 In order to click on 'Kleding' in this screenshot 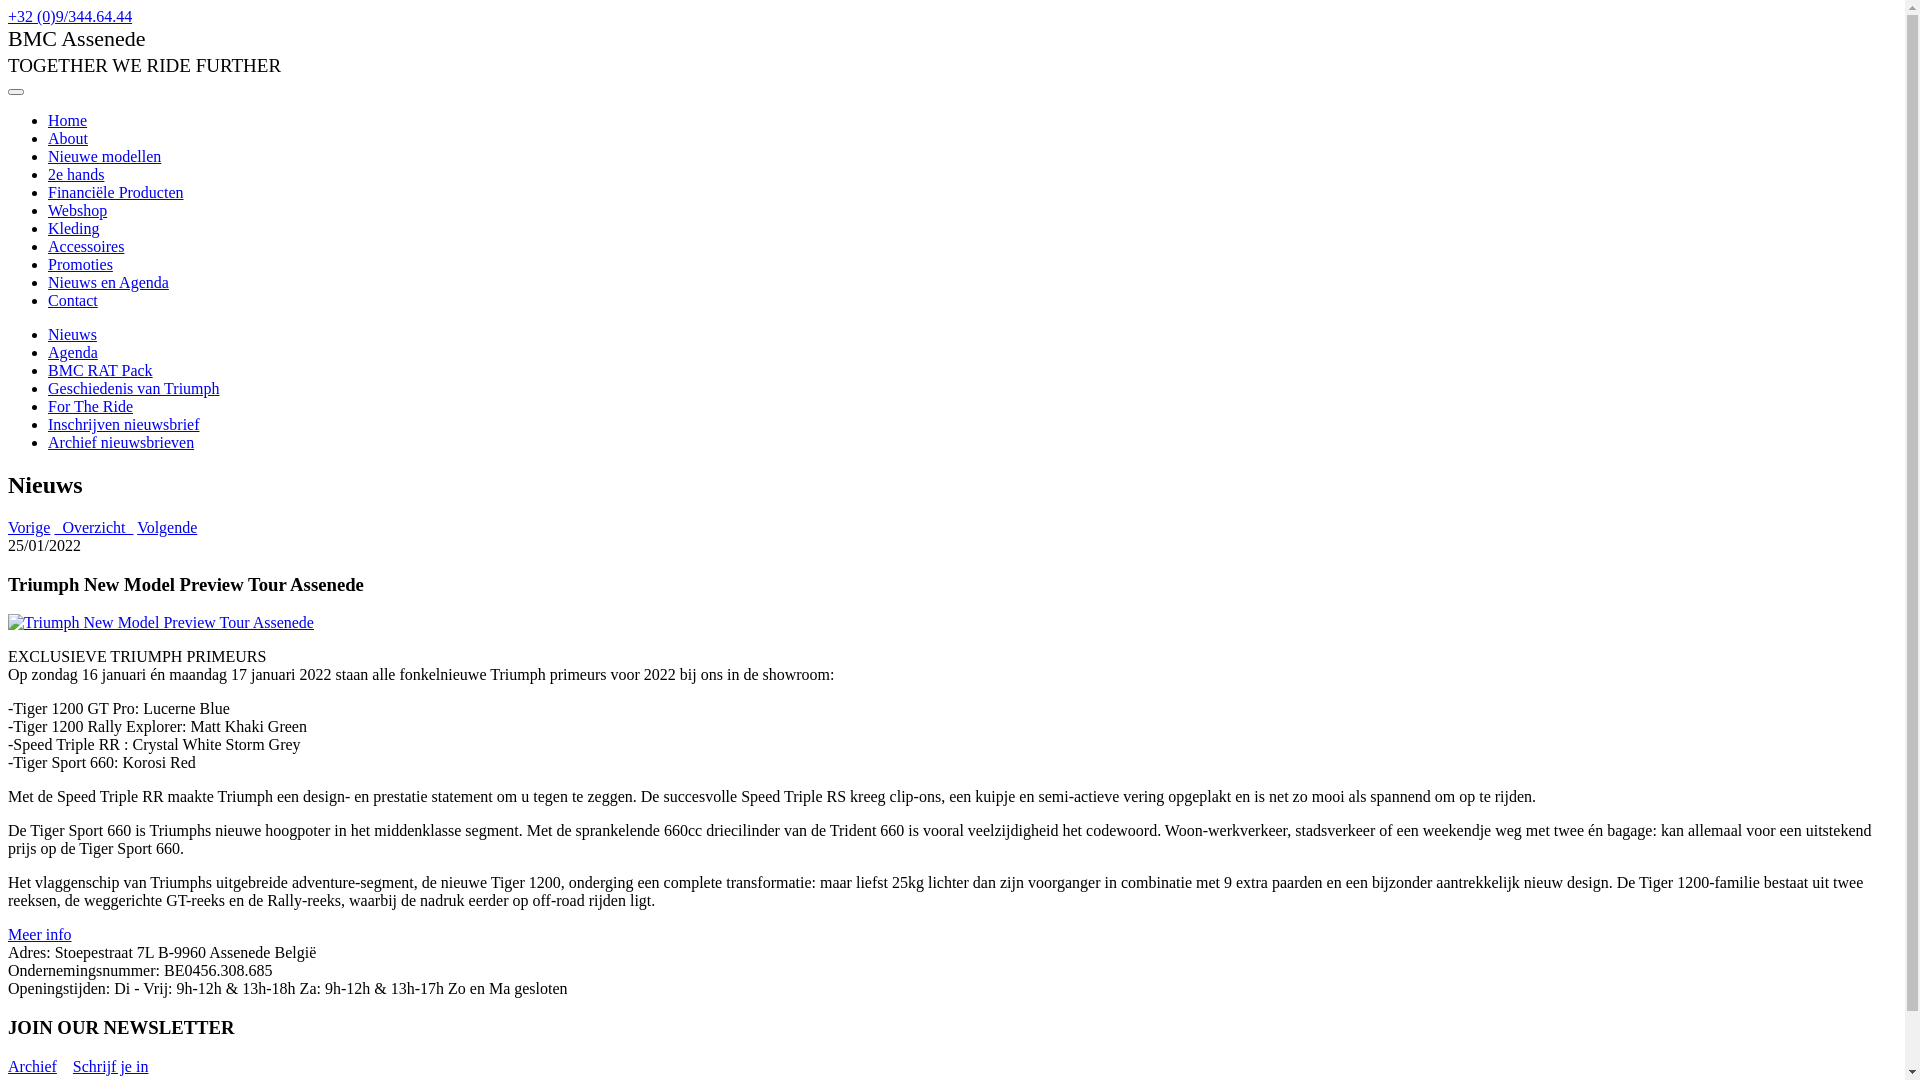, I will do `click(73, 227)`.